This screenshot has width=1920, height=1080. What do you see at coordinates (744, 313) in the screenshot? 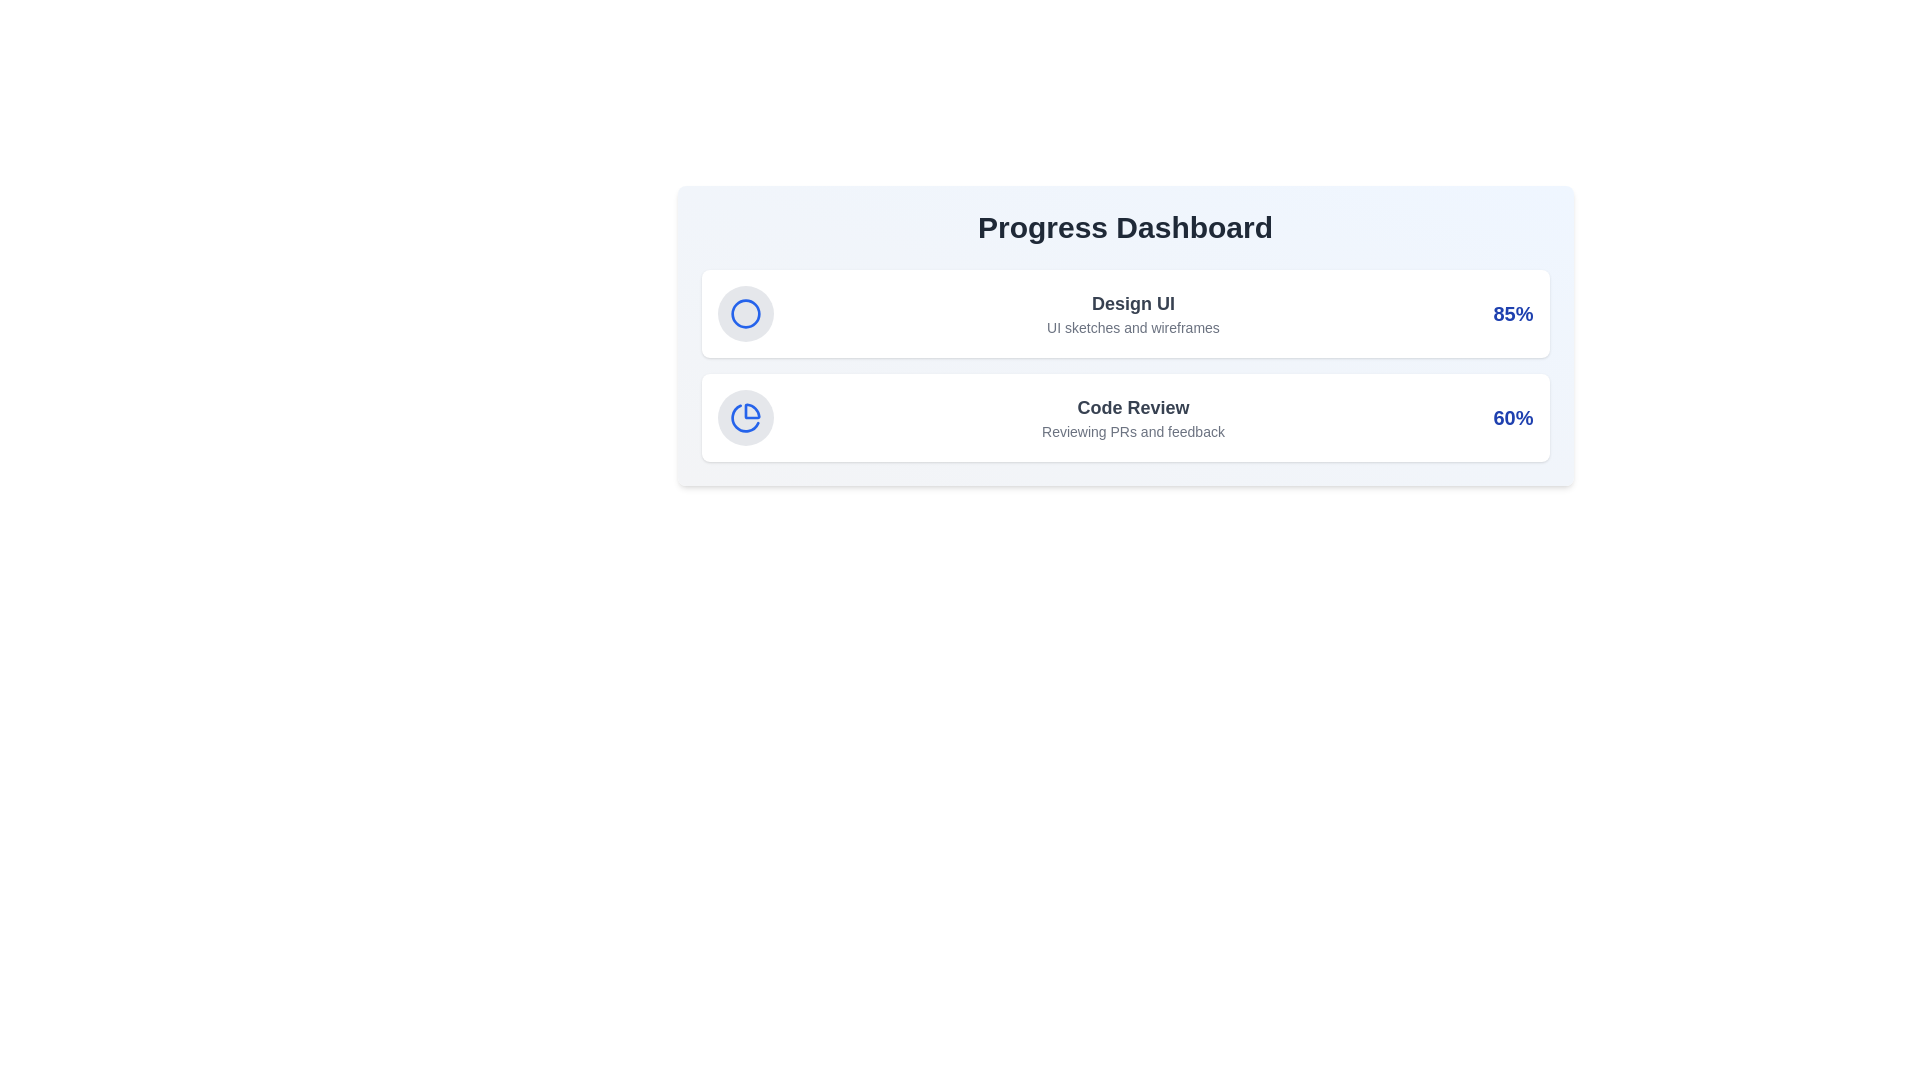
I see `the Icon that visually represents the 'Design UI' entry, located to the left of the 'Design UI' text label` at bounding box center [744, 313].